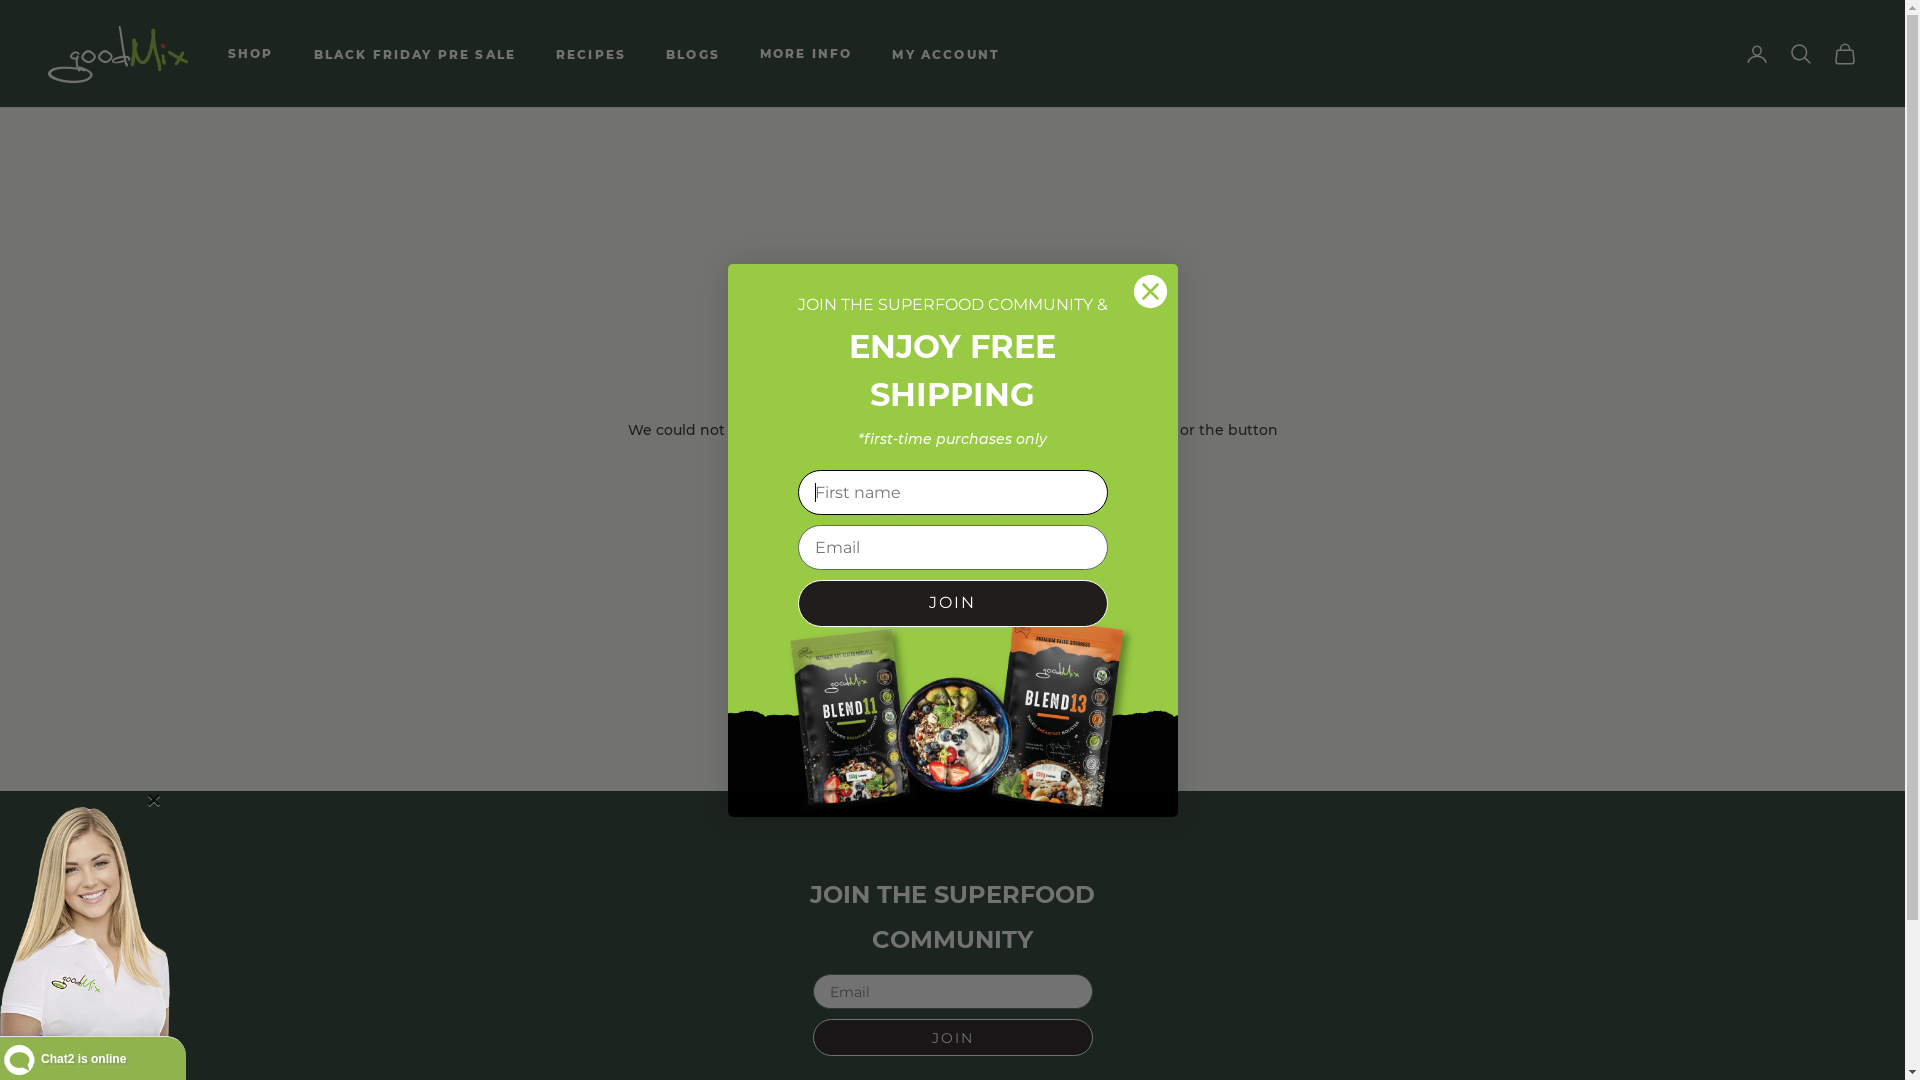 The image size is (1920, 1080). I want to click on 'Open account page', so click(1755, 53).